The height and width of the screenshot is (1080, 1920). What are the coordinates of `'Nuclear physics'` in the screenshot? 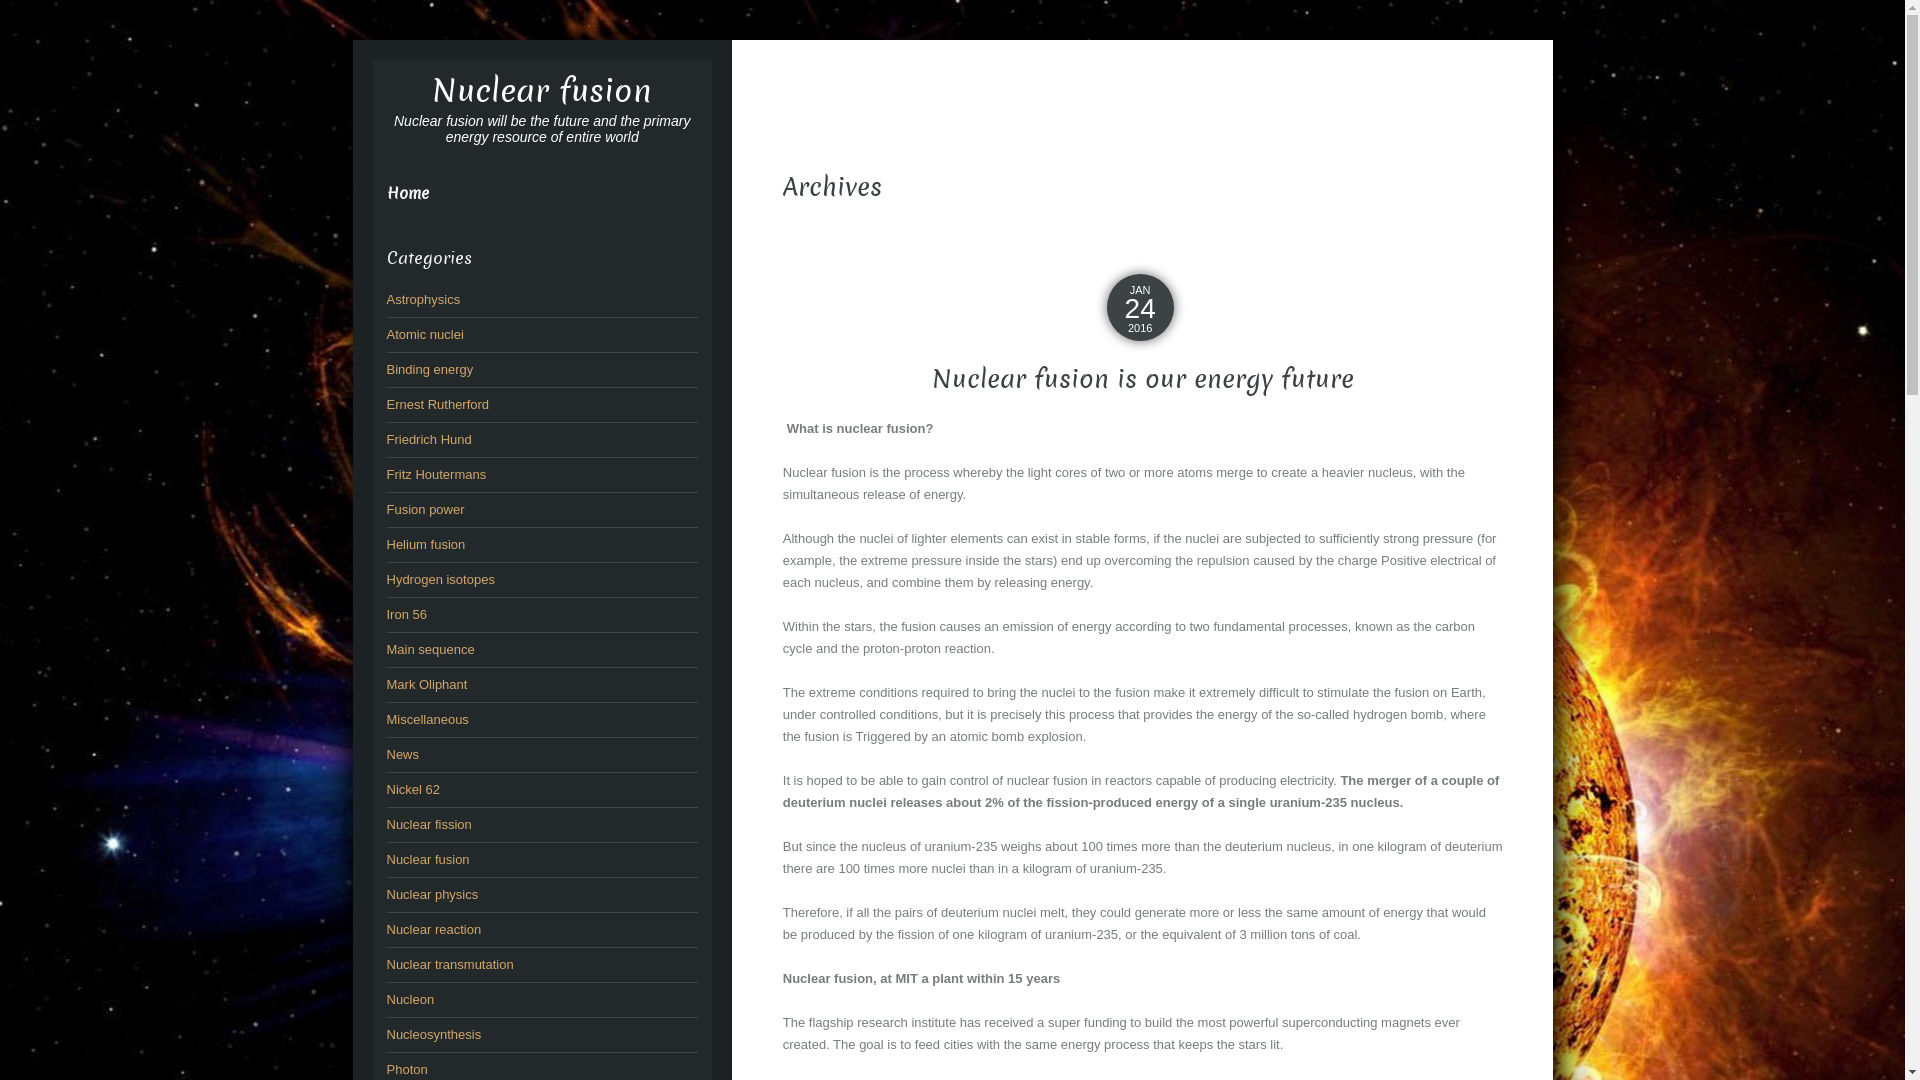 It's located at (431, 893).